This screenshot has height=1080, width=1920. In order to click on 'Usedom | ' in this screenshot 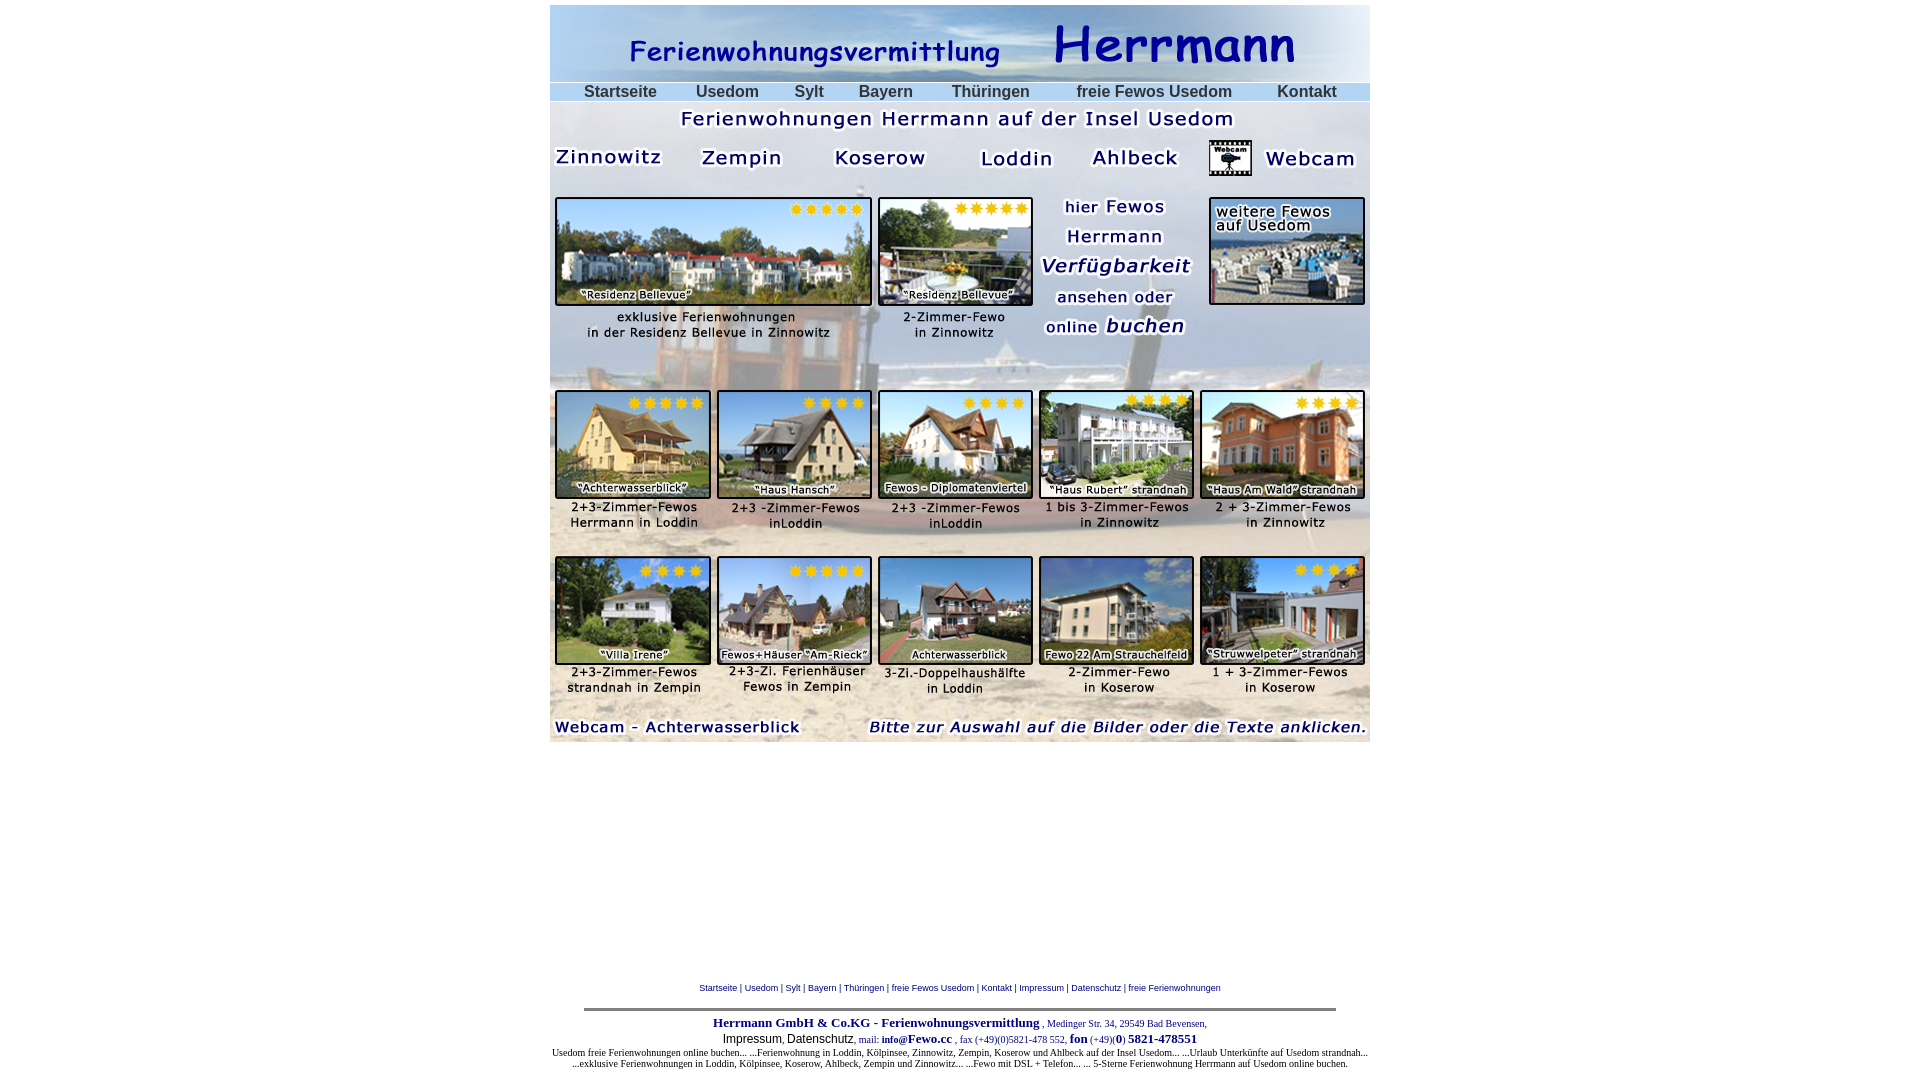, I will do `click(764, 986)`.